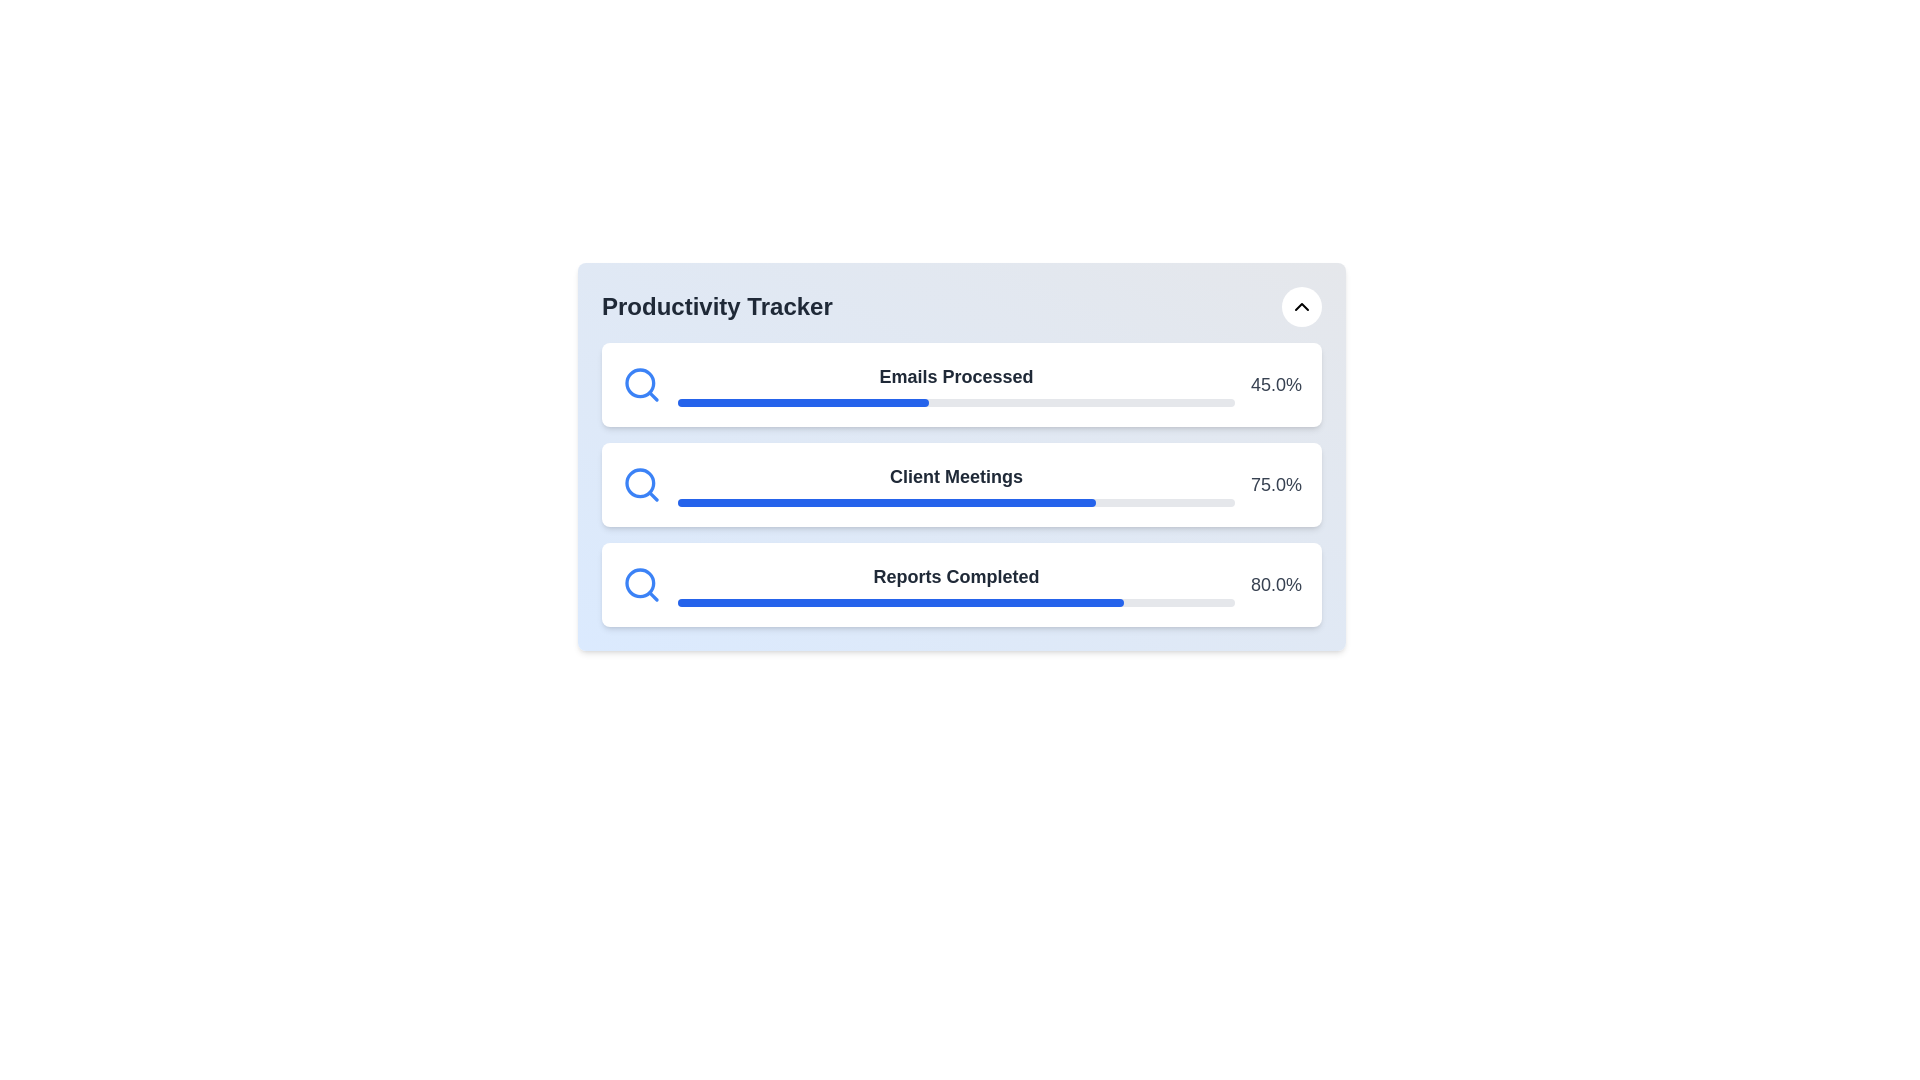 Image resolution: width=1920 pixels, height=1080 pixels. What do you see at coordinates (640, 383) in the screenshot?
I see `the circular icon with a blue outline that represents the lens of a magnifying glass, located in the 'Emails Processed' row of the productivity tracker interface` at bounding box center [640, 383].